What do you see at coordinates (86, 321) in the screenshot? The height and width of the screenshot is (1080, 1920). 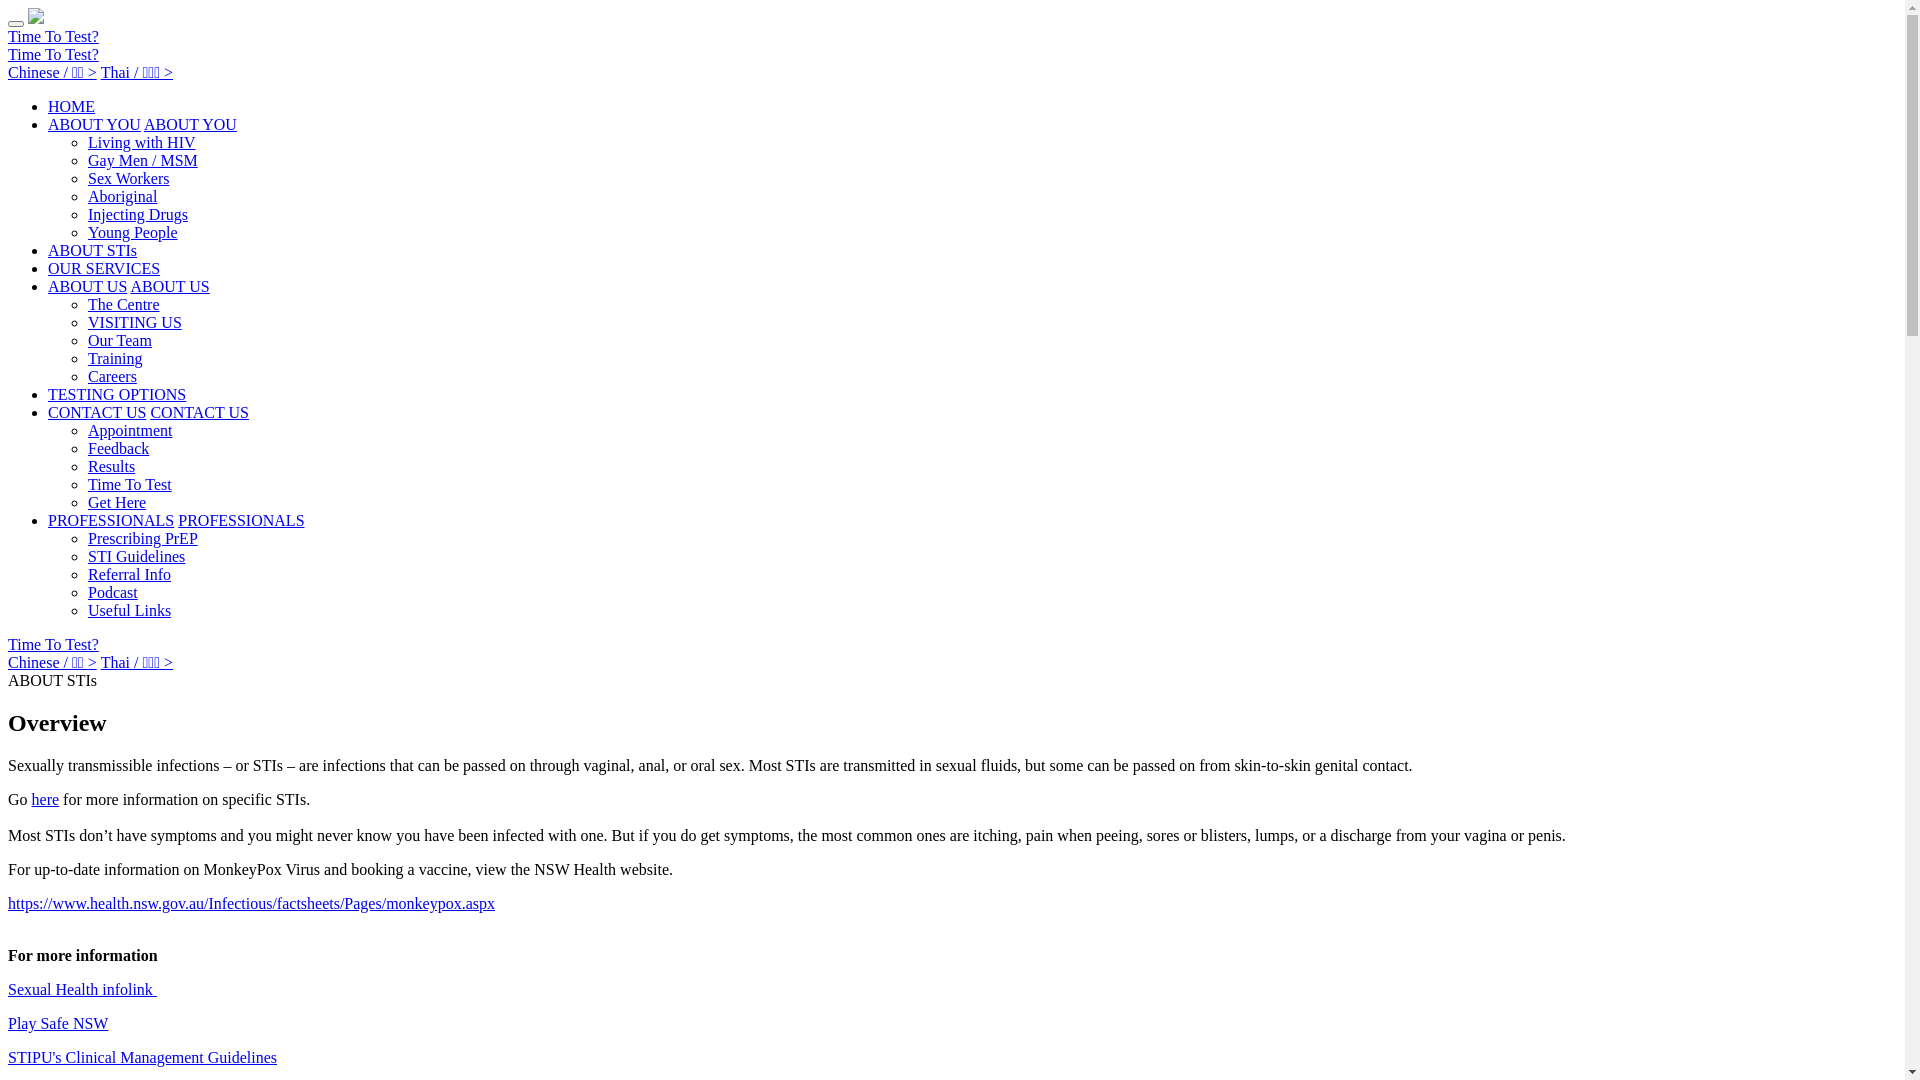 I see `'VISITING US'` at bounding box center [86, 321].